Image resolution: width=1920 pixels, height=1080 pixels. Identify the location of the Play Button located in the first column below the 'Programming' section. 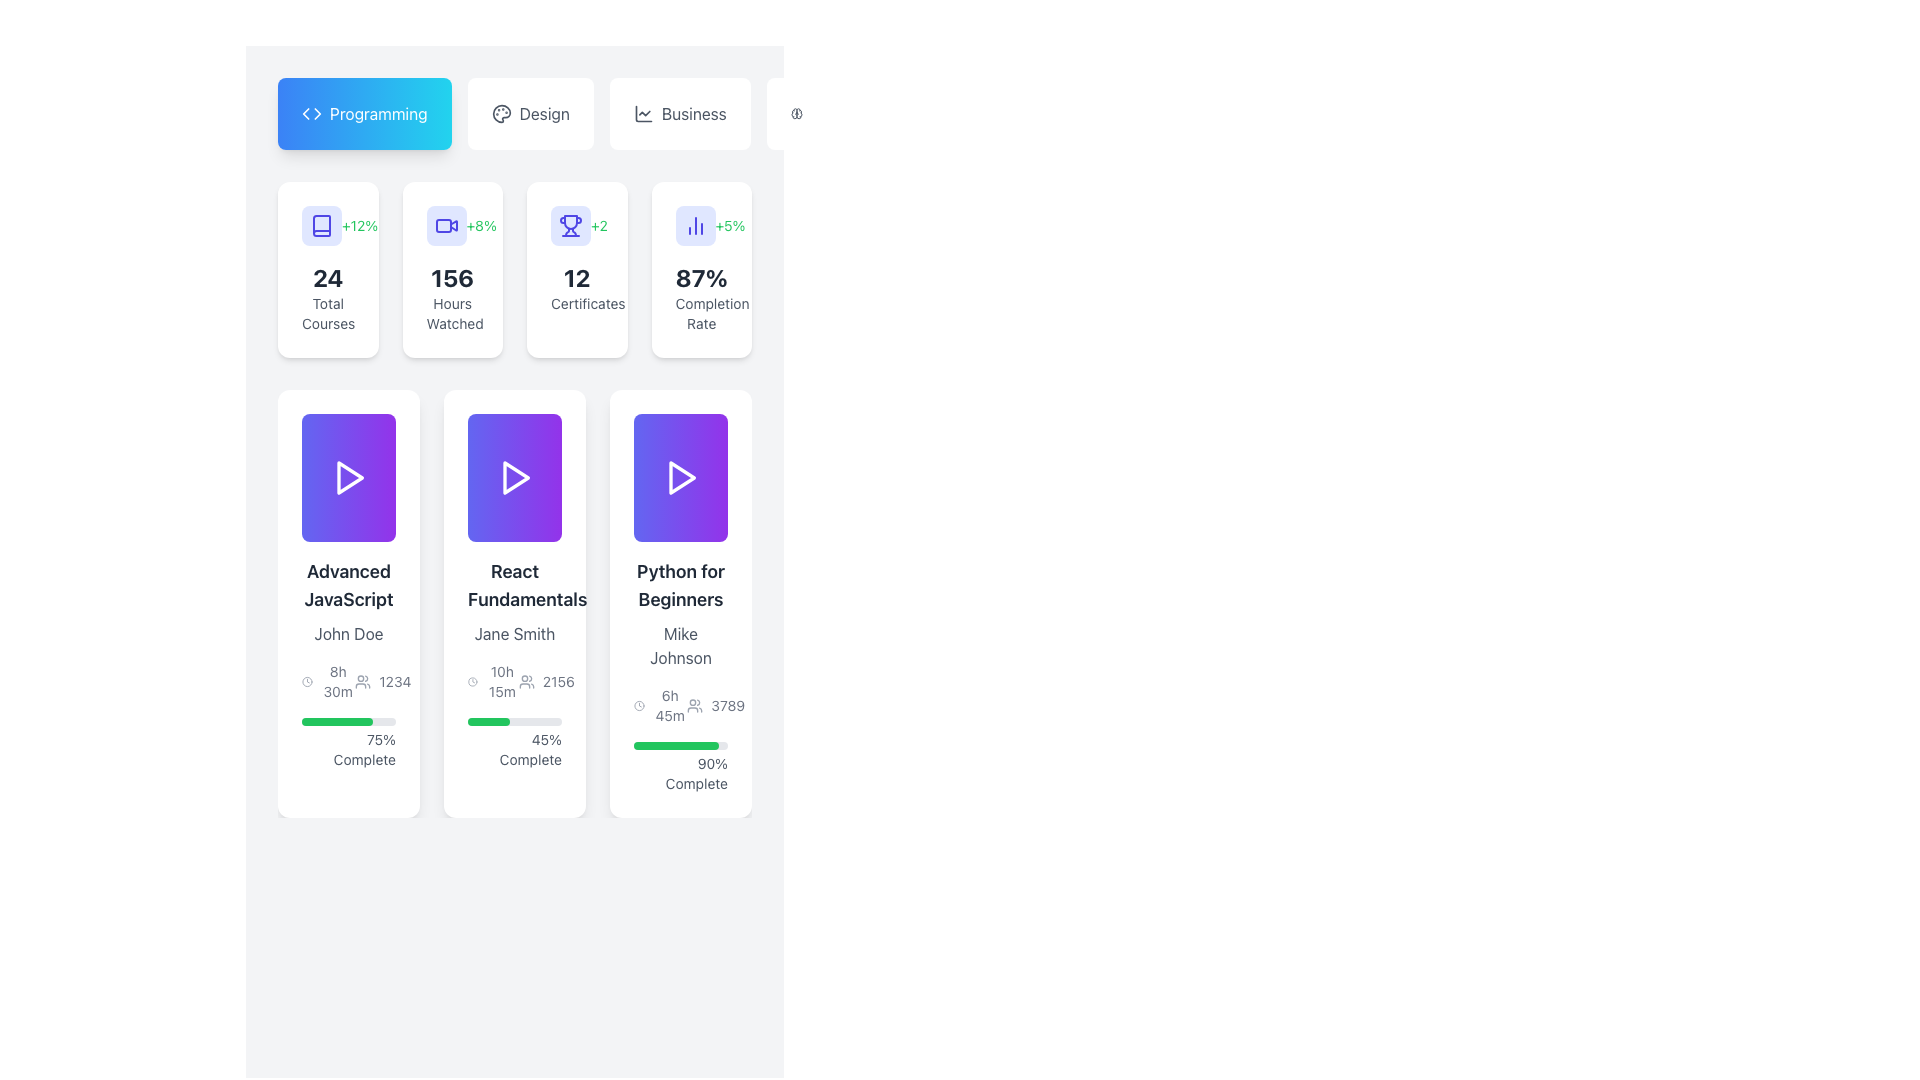
(349, 478).